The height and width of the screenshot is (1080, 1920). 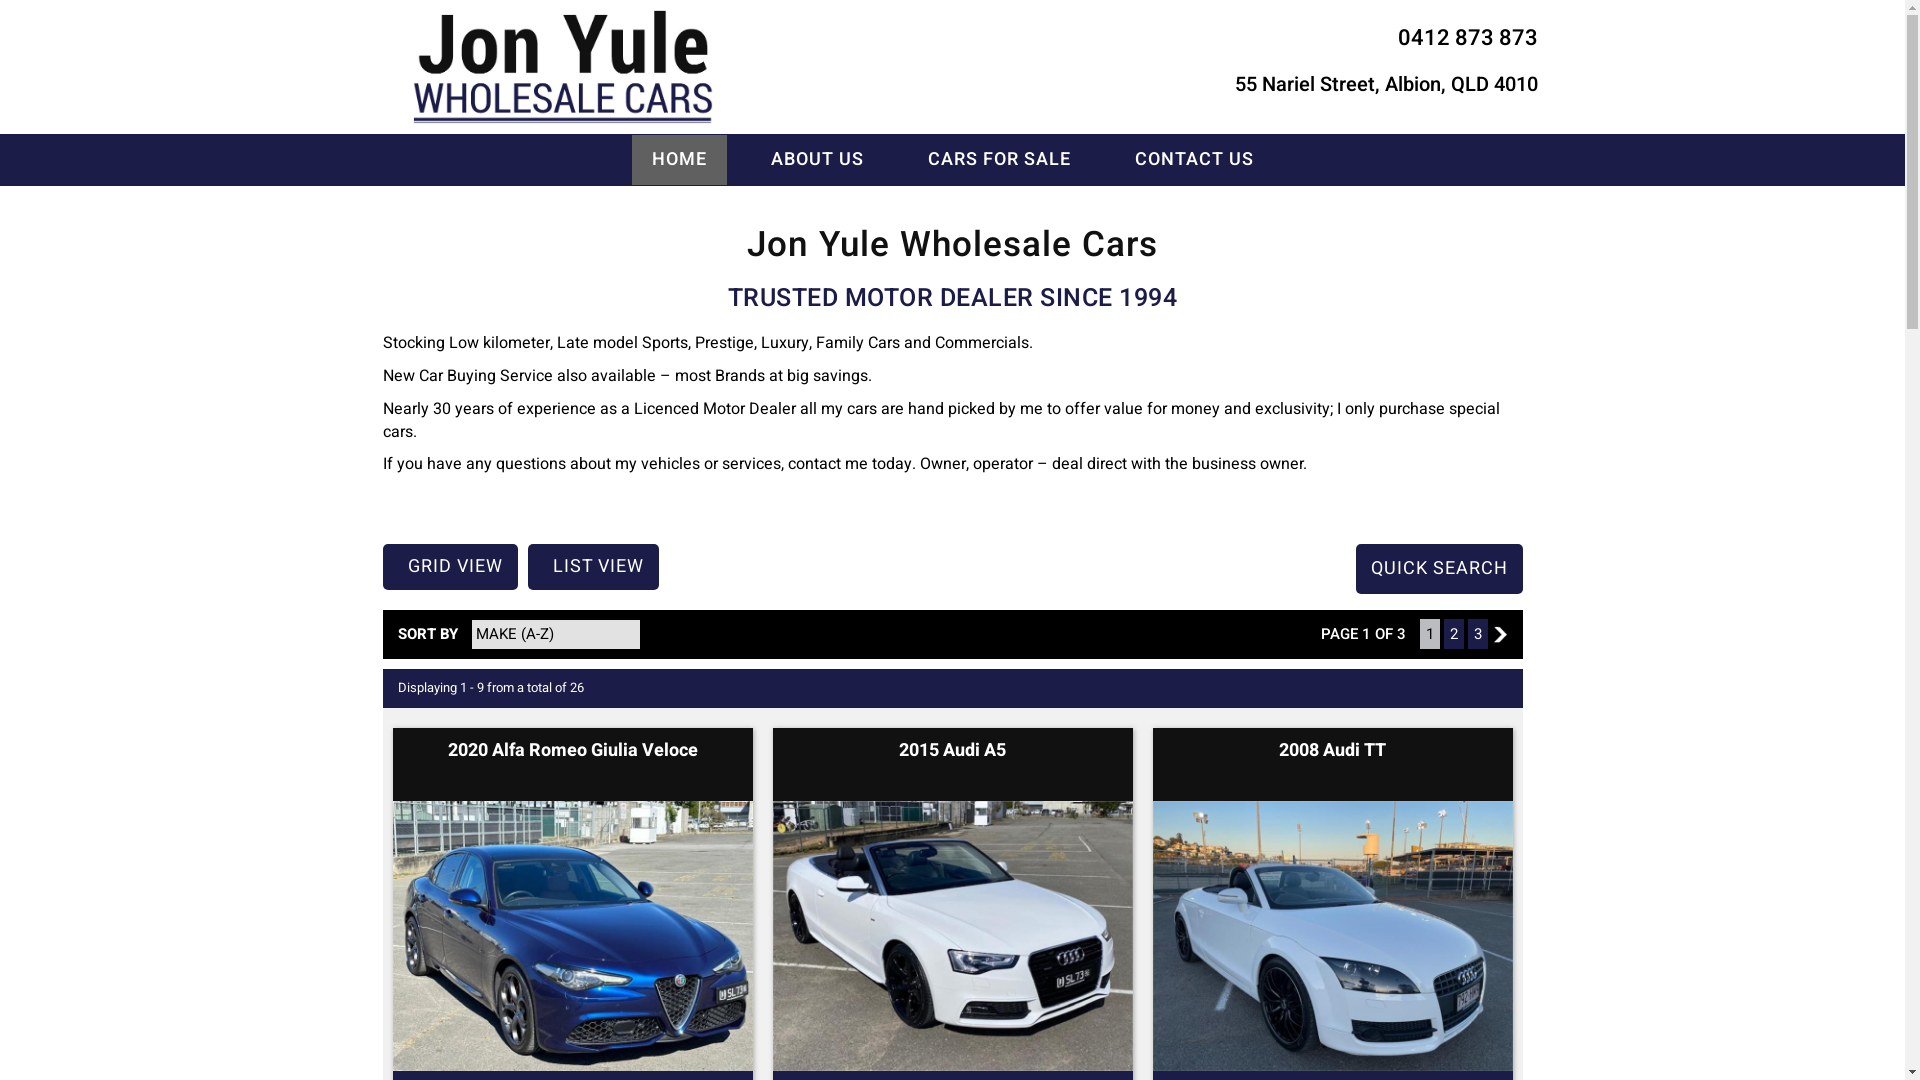 I want to click on '2020 Alfa Romeo Giulia Veloce', so click(x=446, y=750).